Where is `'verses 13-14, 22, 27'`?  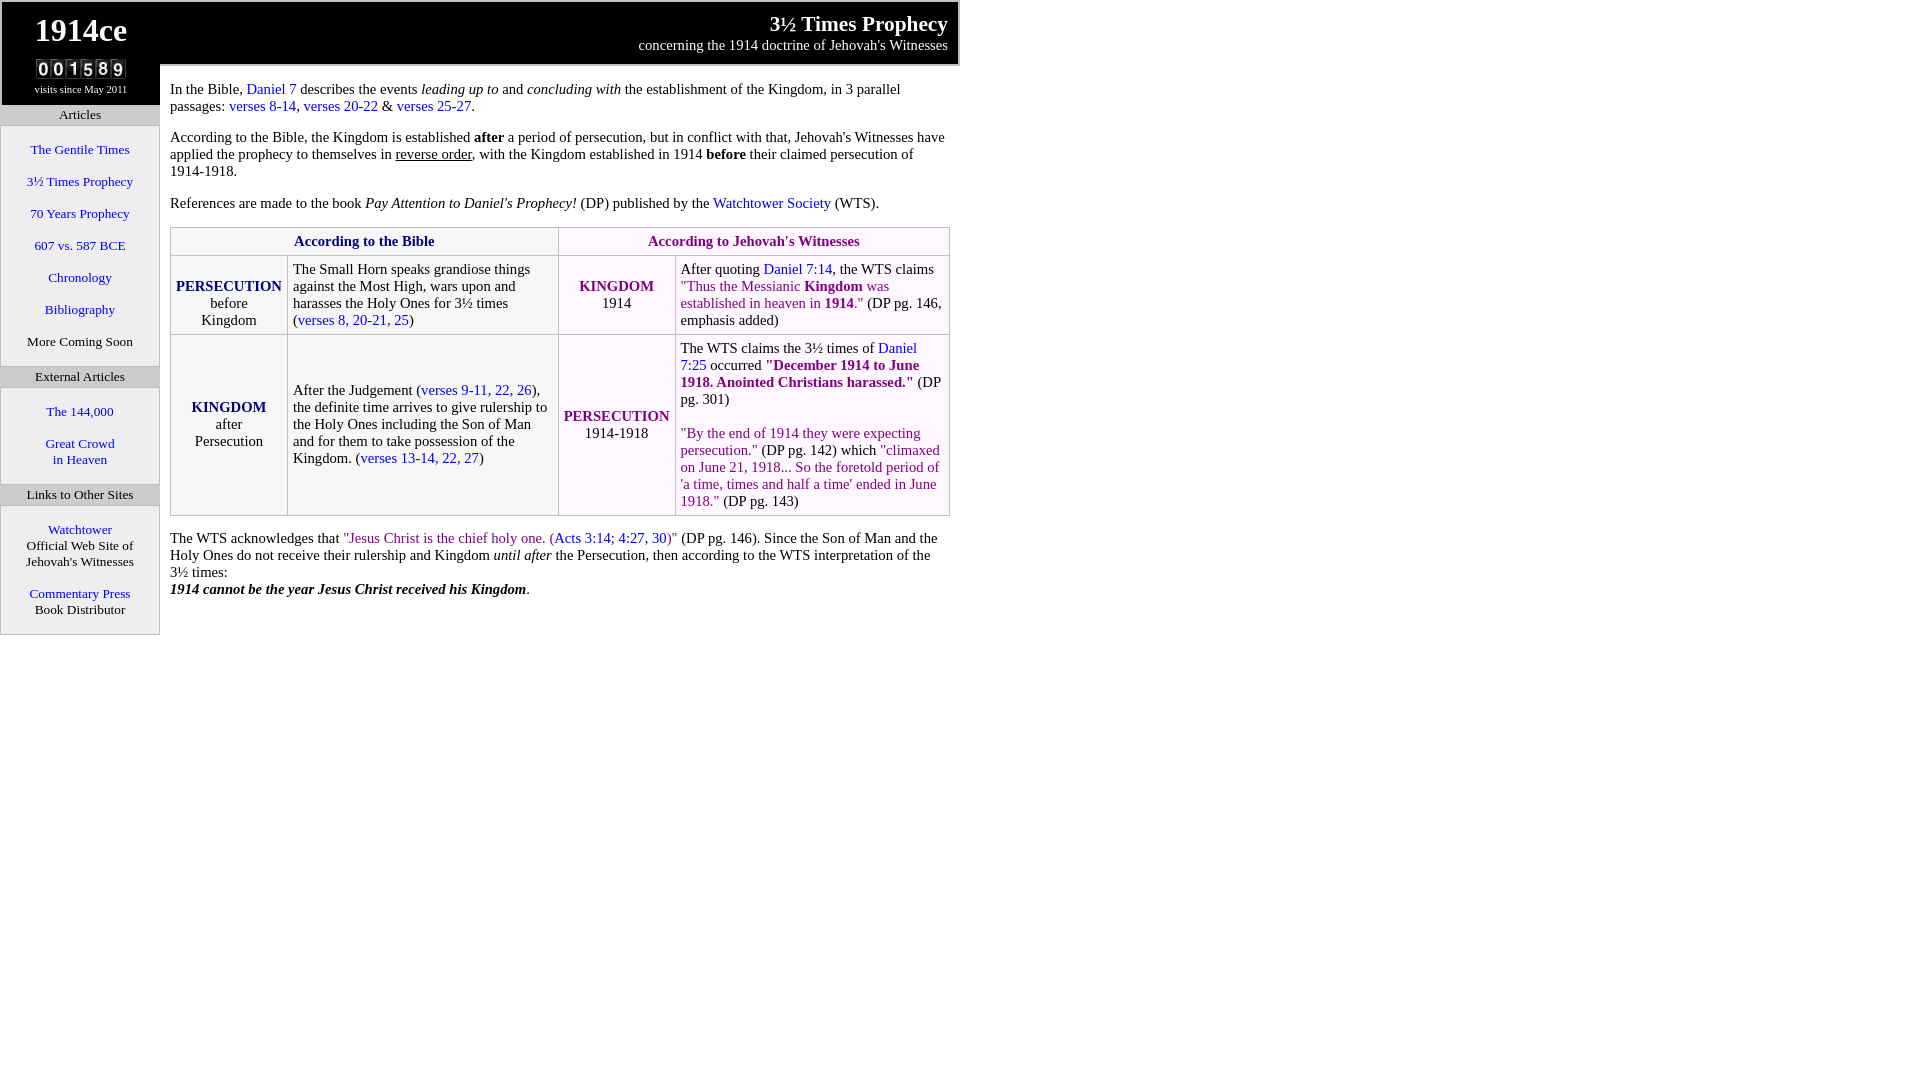
'verses 13-14, 22, 27' is located at coordinates (417, 458).